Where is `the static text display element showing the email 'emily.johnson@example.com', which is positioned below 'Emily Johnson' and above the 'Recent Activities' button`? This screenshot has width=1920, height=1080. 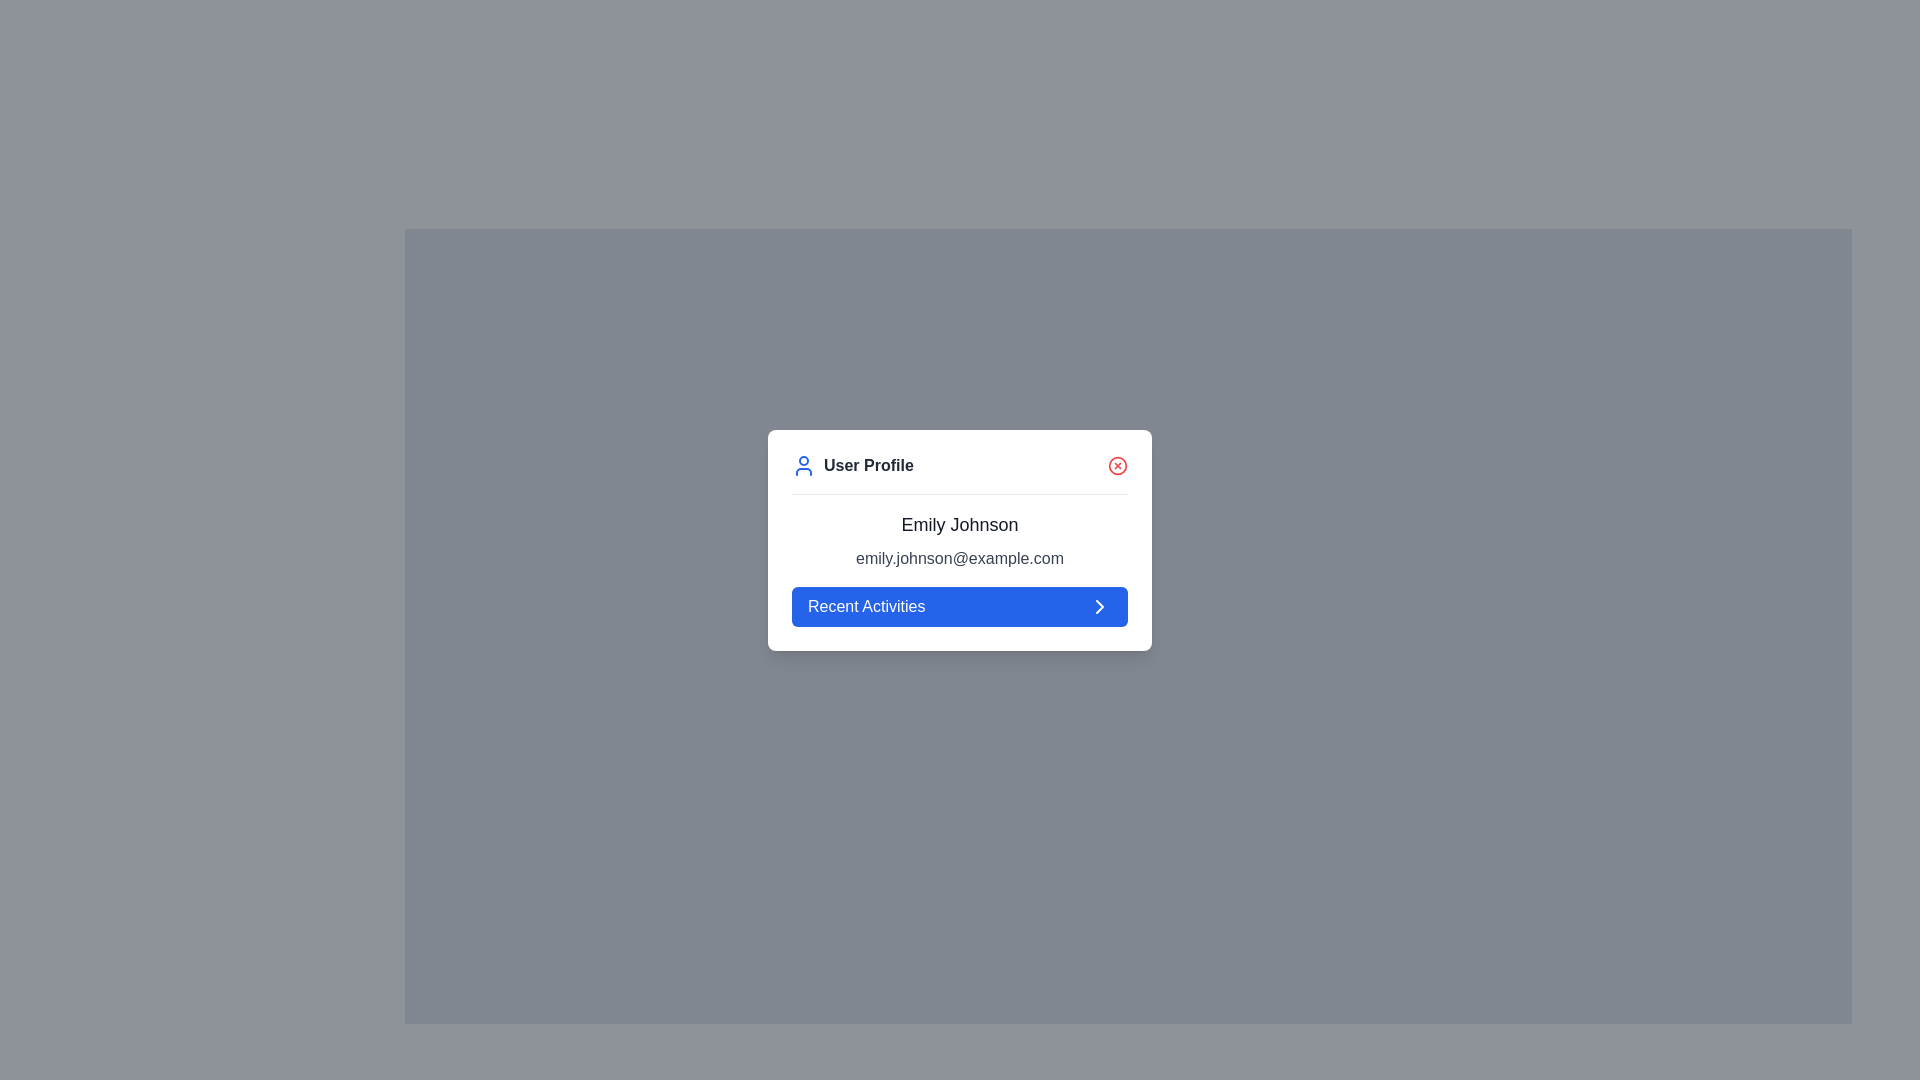
the static text display element showing the email 'emily.johnson@example.com', which is positioned below 'Emily Johnson' and above the 'Recent Activities' button is located at coordinates (960, 558).